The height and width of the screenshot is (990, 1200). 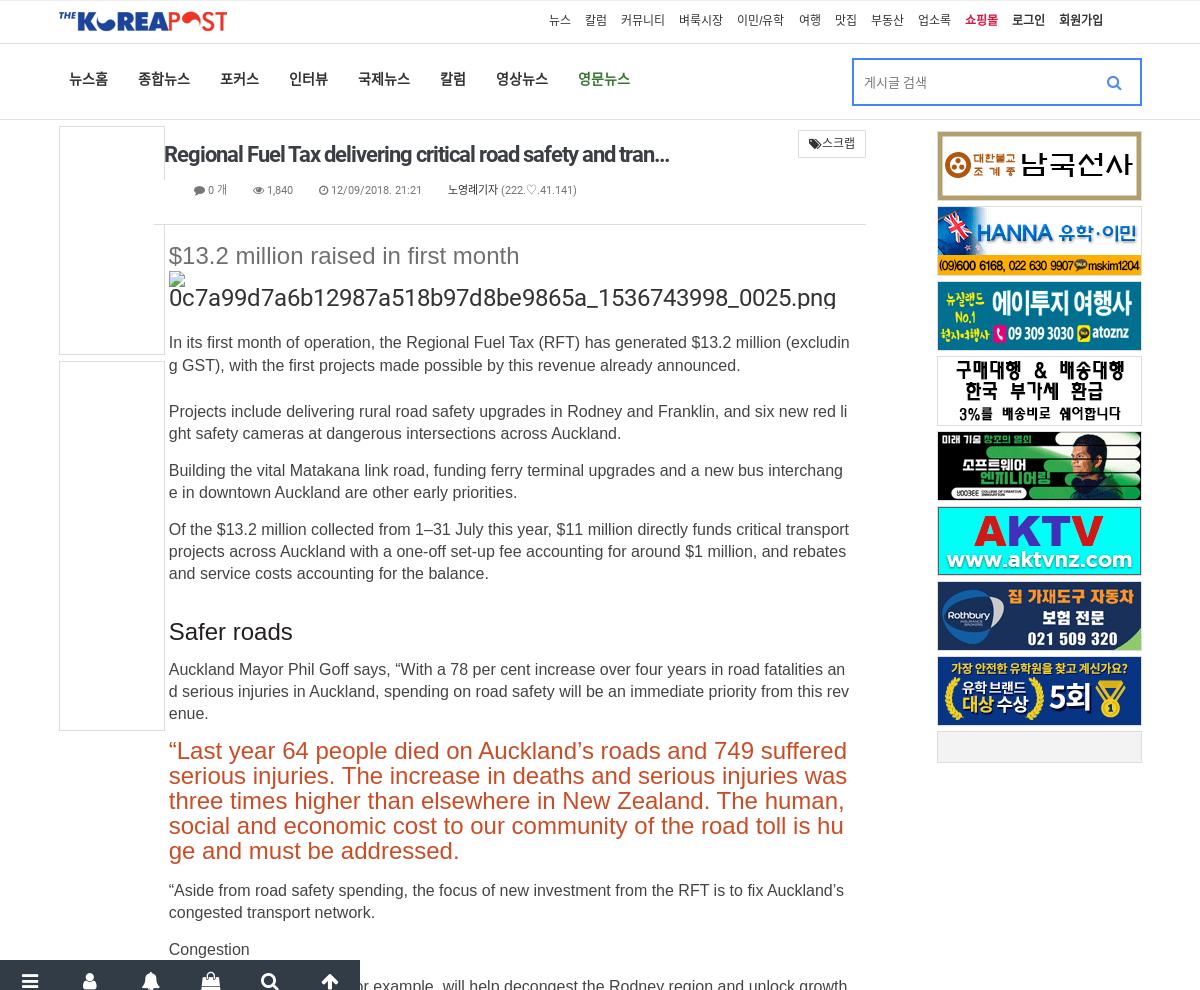 What do you see at coordinates (506, 799) in the screenshot?
I see `'“Last year 64 people died on Auckland’s roads and 749 suffered serious injuries. The increase in deaths and serious injuries was three times higher than elsewhere in New Zealand. The human, social and economic cost to our community of the road toll is huge and must be addressed.'` at bounding box center [506, 799].